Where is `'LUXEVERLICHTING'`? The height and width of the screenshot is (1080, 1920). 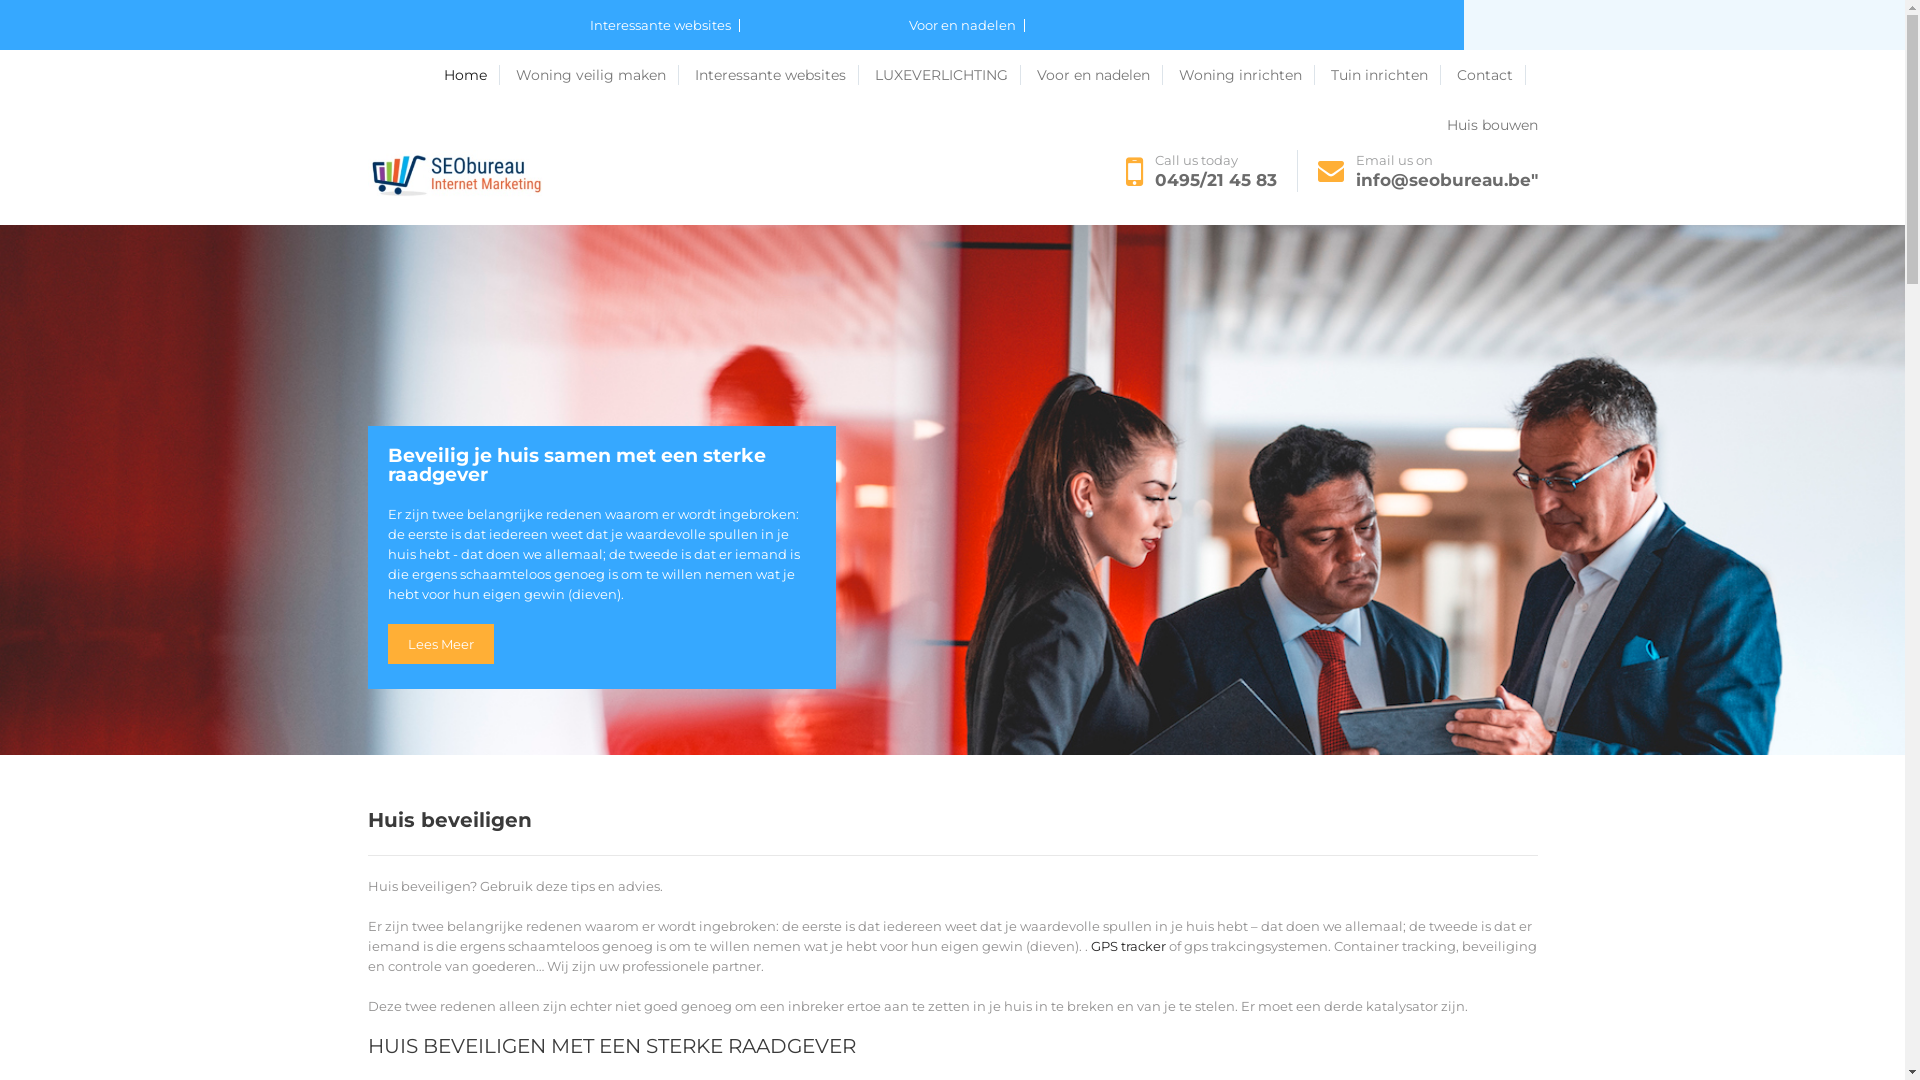
'LUXEVERLICHTING' is located at coordinates (830, 74).